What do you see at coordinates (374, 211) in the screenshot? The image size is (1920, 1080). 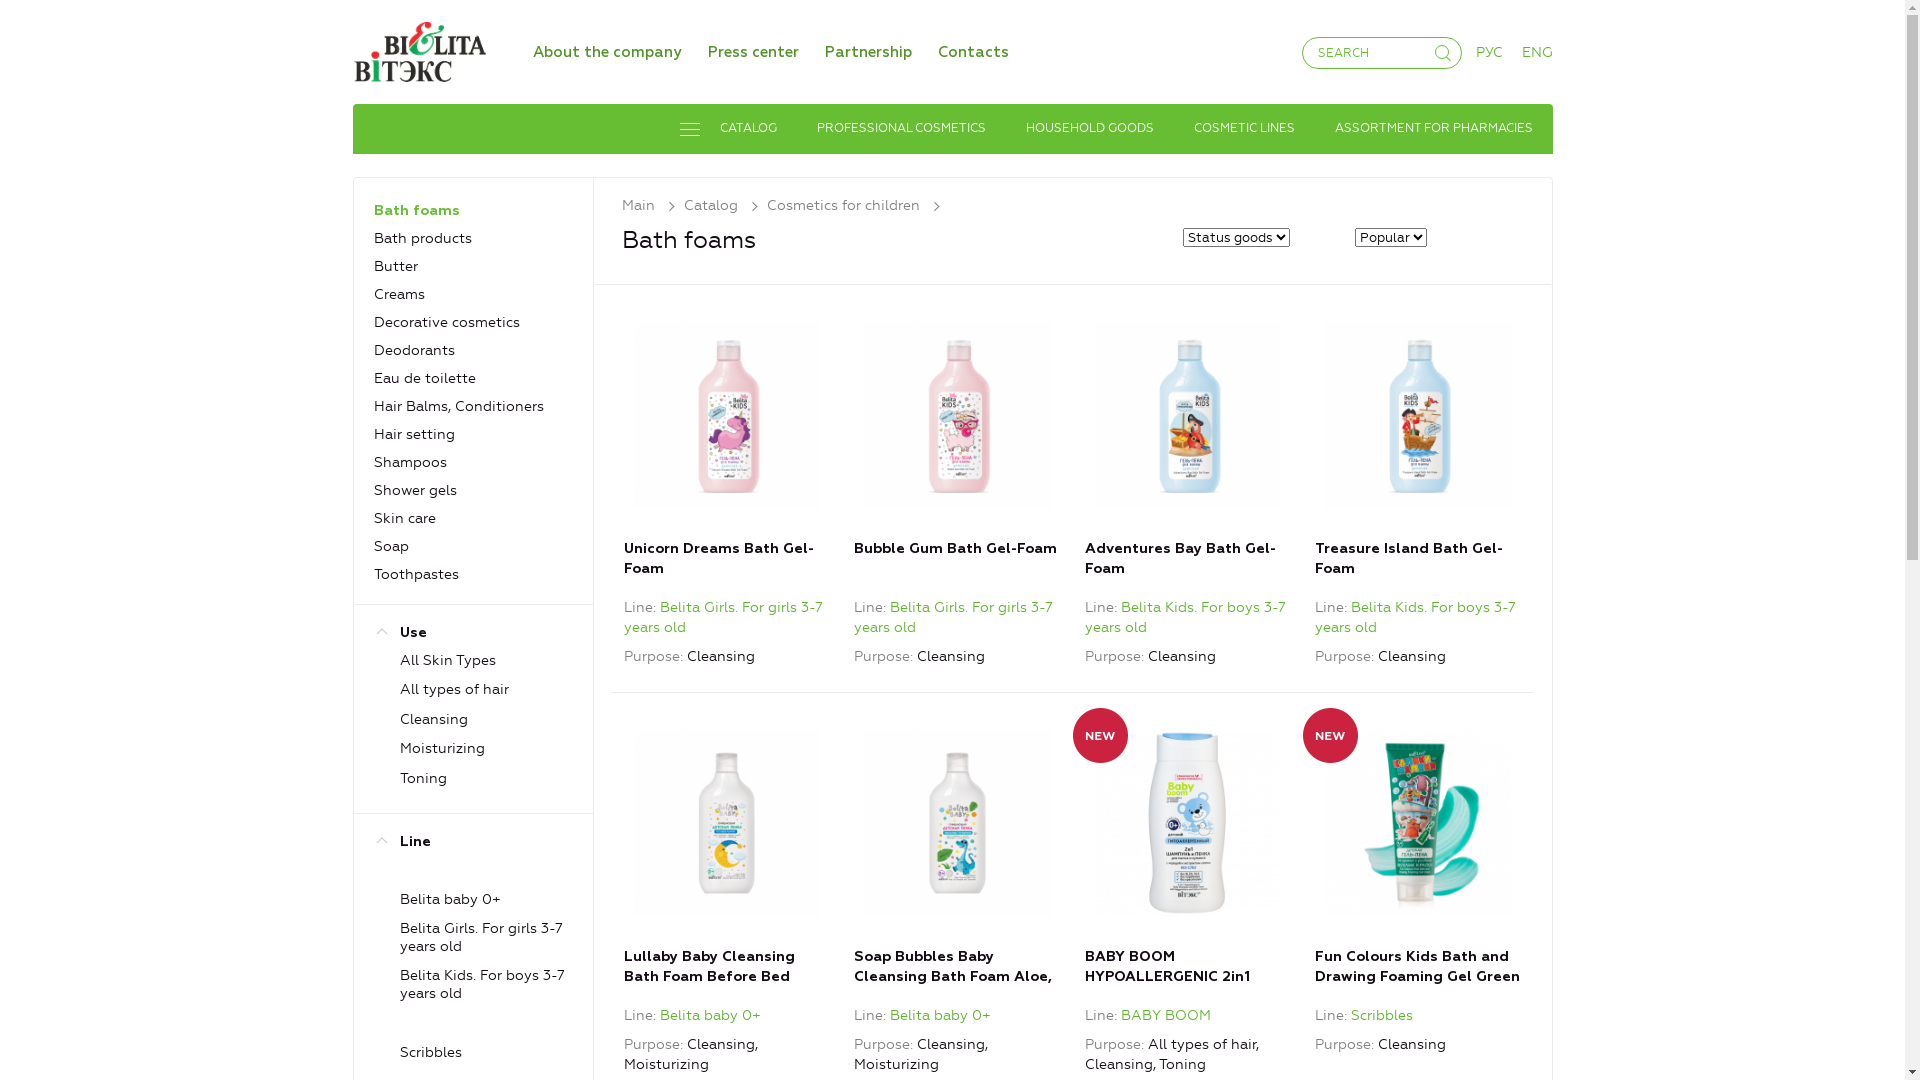 I see `'Bath foams'` at bounding box center [374, 211].